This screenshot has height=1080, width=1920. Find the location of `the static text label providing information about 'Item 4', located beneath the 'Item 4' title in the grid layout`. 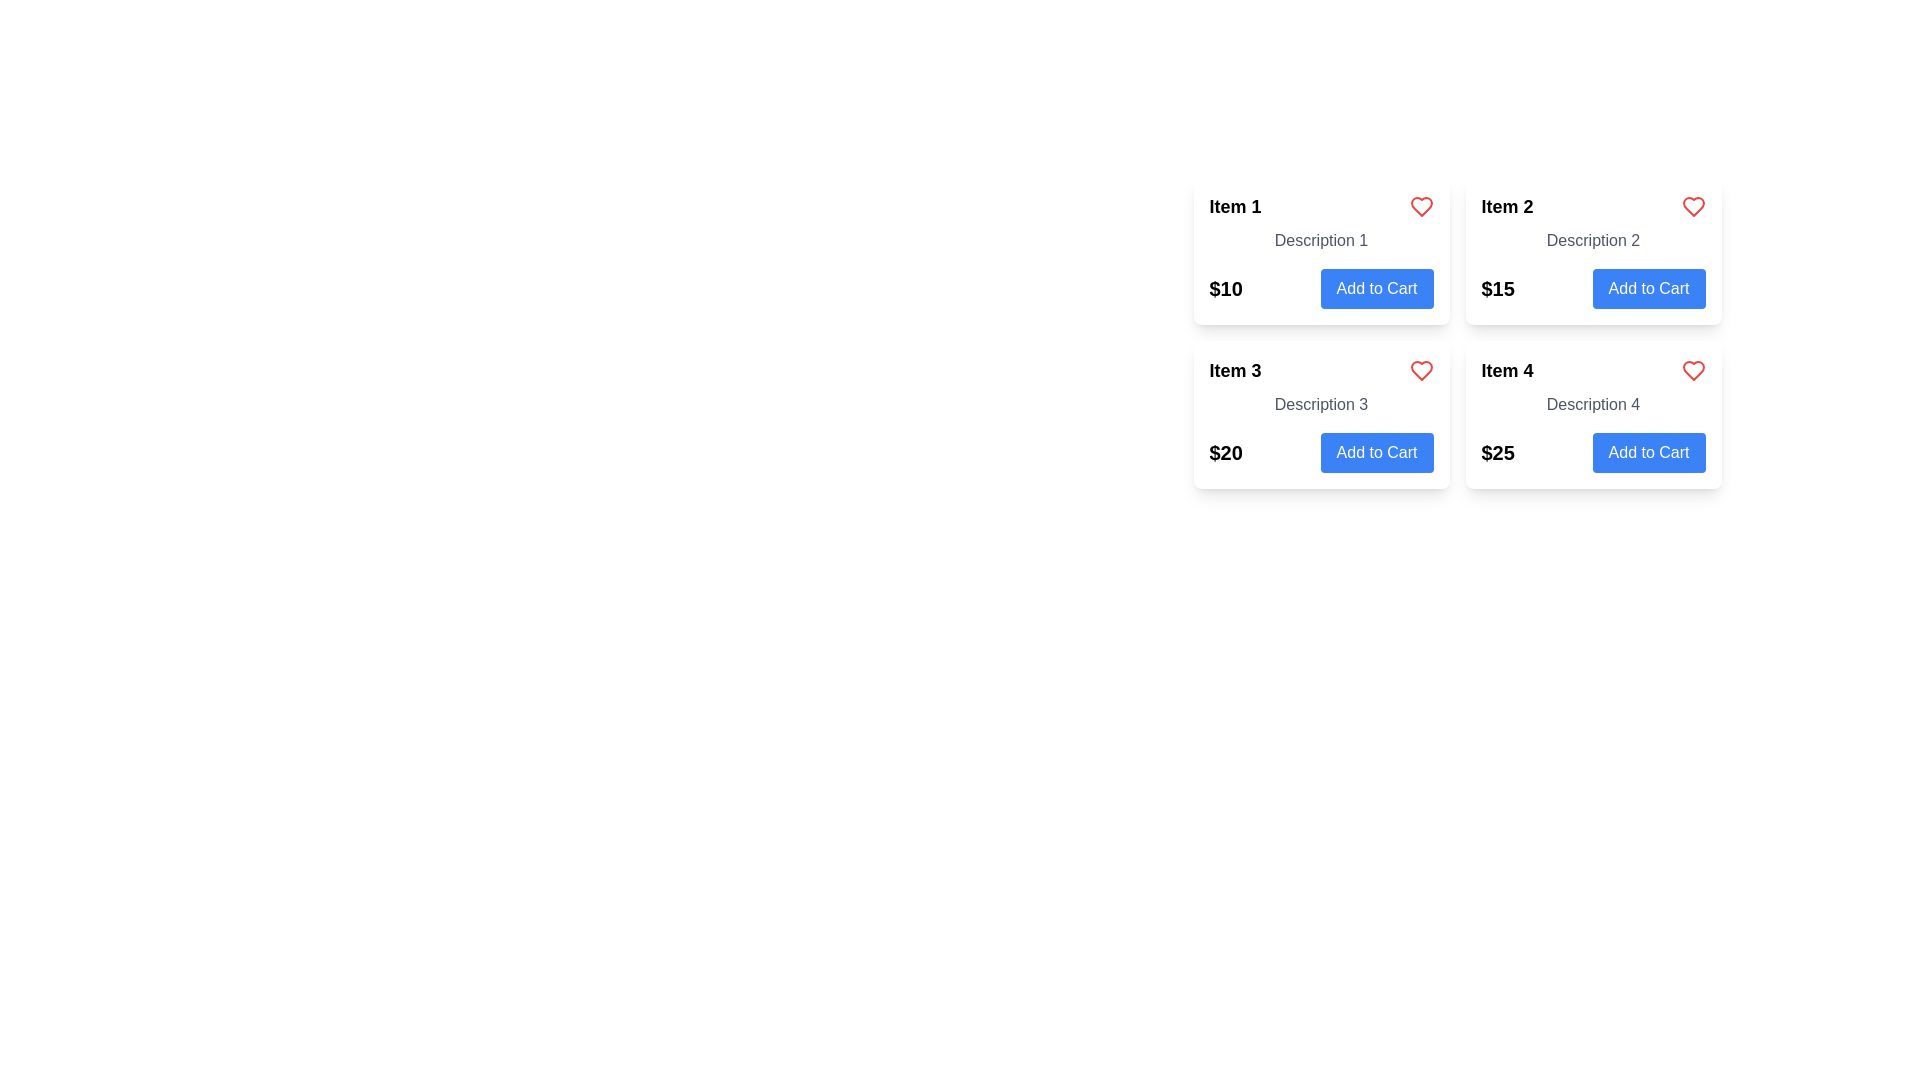

the static text label providing information about 'Item 4', located beneath the 'Item 4' title in the grid layout is located at coordinates (1592, 405).